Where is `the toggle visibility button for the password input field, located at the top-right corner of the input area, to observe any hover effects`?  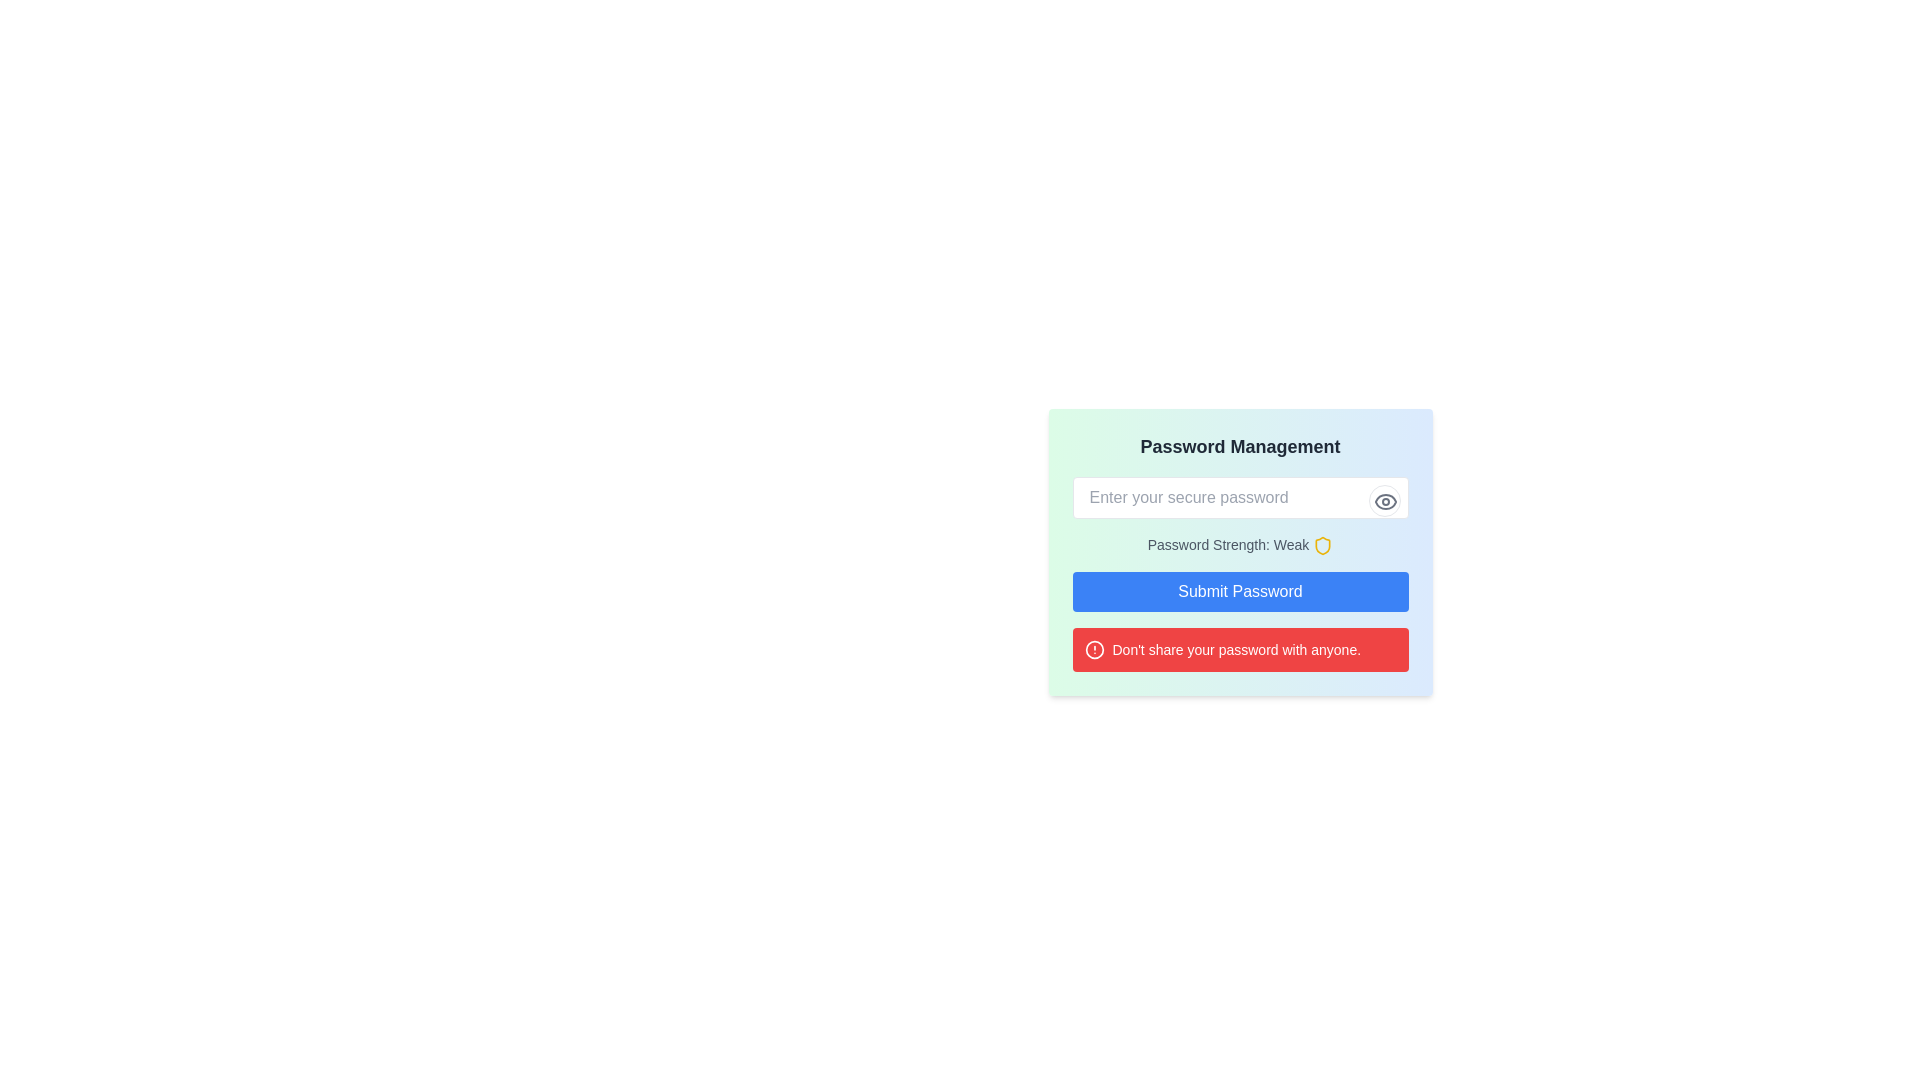 the toggle visibility button for the password input field, located at the top-right corner of the input area, to observe any hover effects is located at coordinates (1383, 500).